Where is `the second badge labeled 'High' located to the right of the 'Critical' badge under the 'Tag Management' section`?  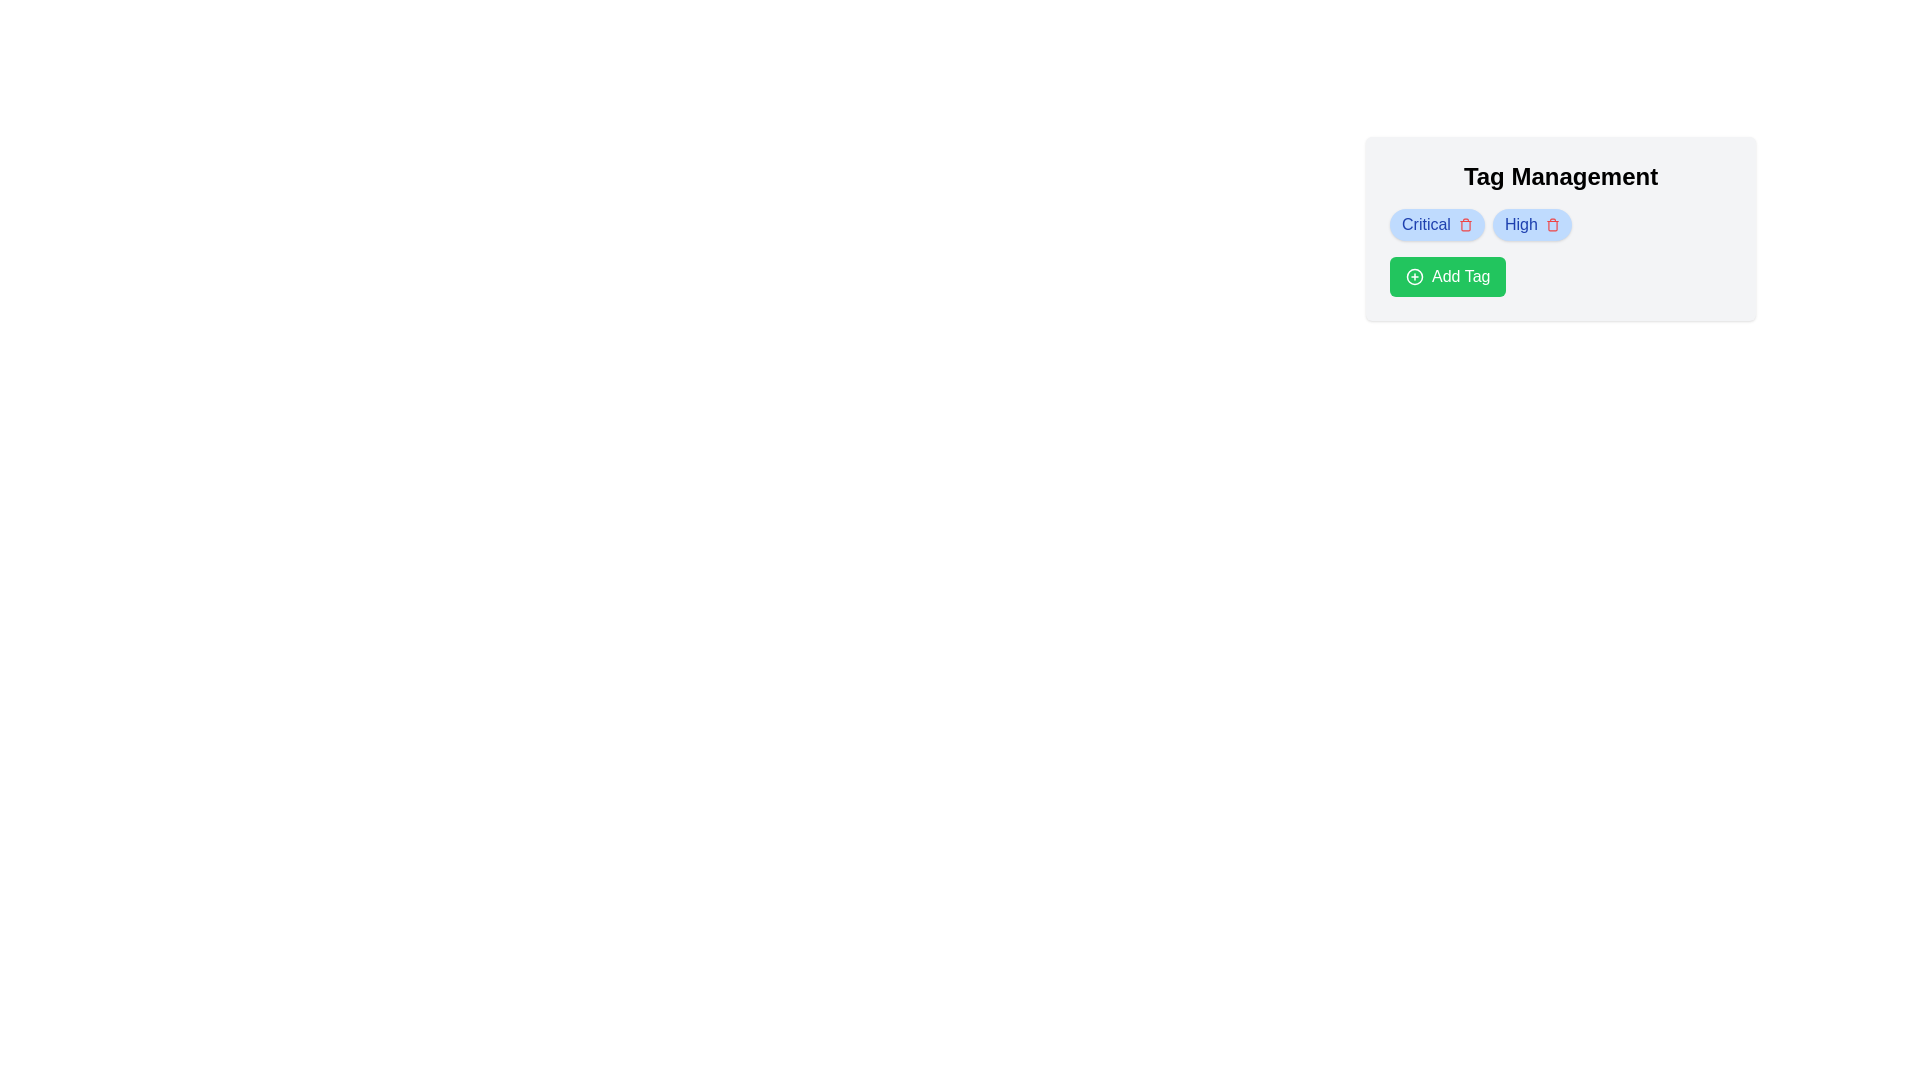 the second badge labeled 'High' located to the right of the 'Critical' badge under the 'Tag Management' section is located at coordinates (1531, 224).